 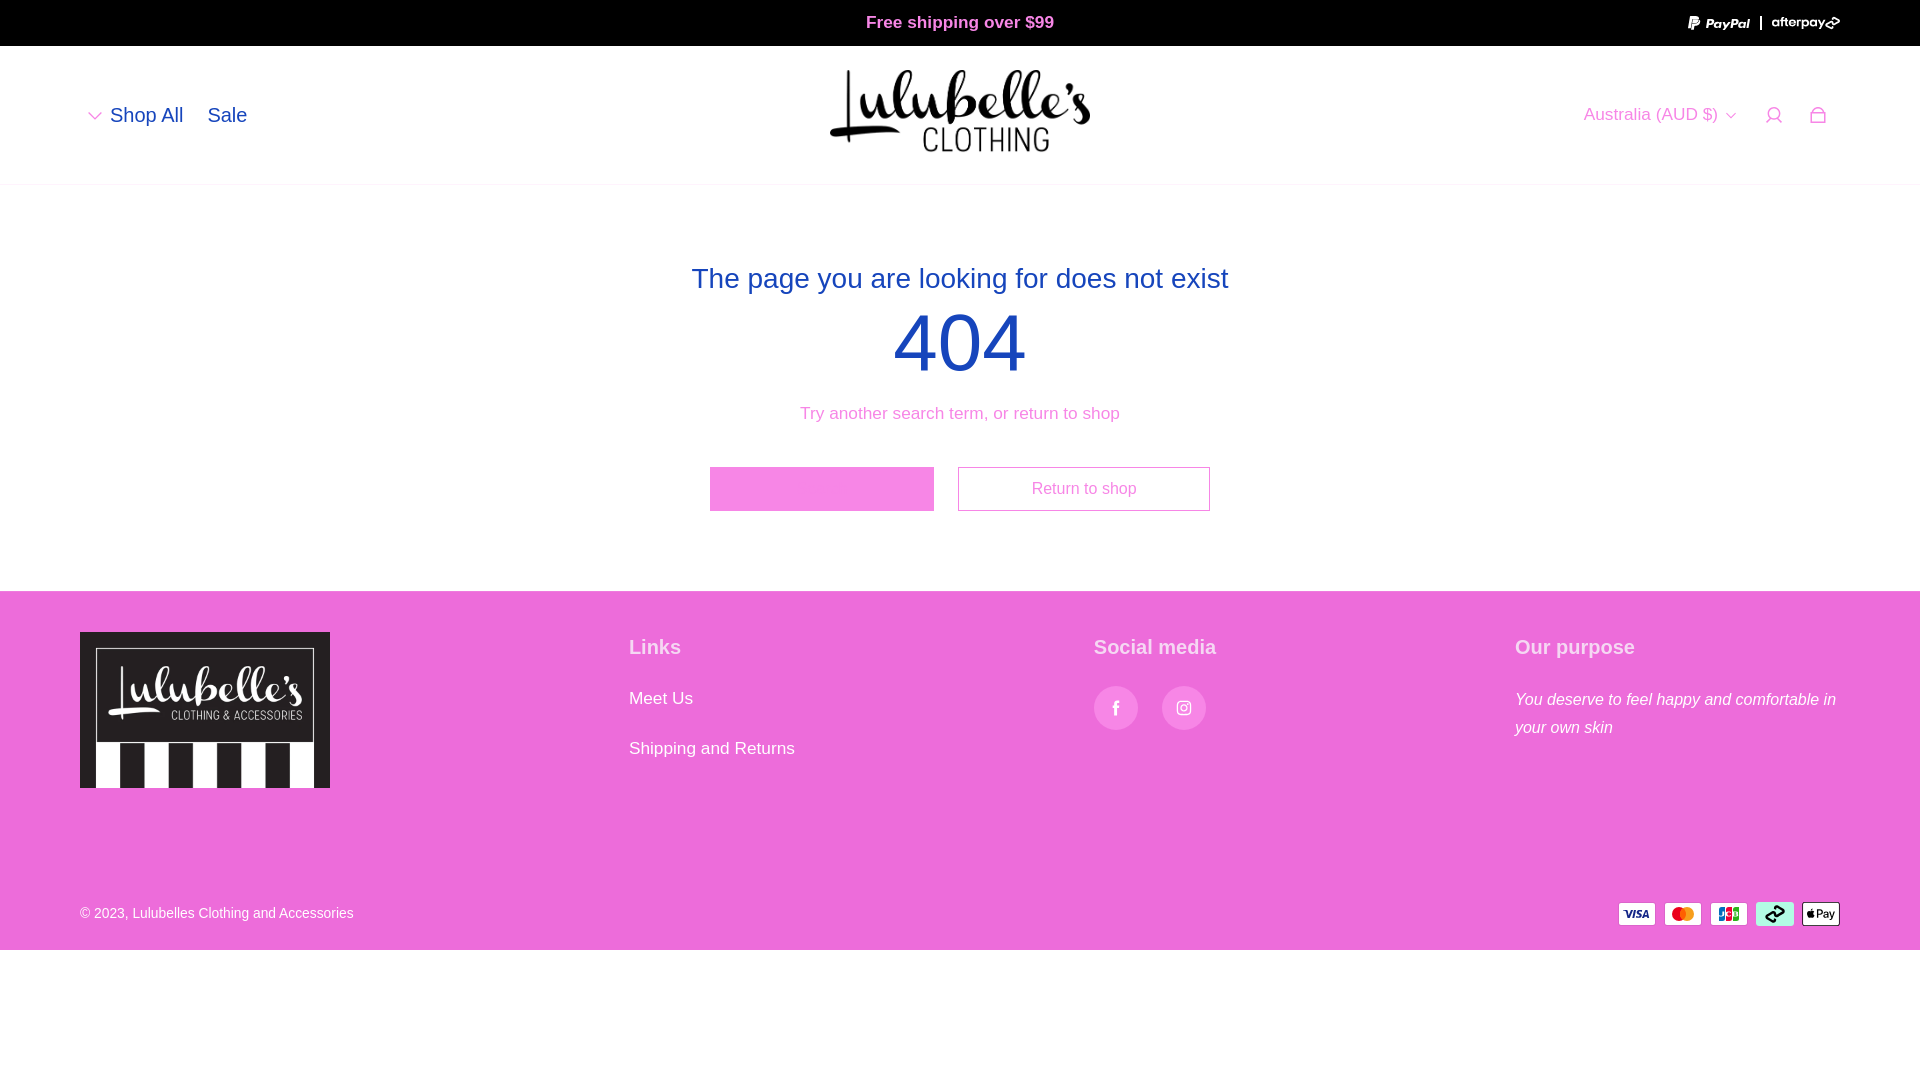 I want to click on 'Shop All', so click(x=145, y=115).